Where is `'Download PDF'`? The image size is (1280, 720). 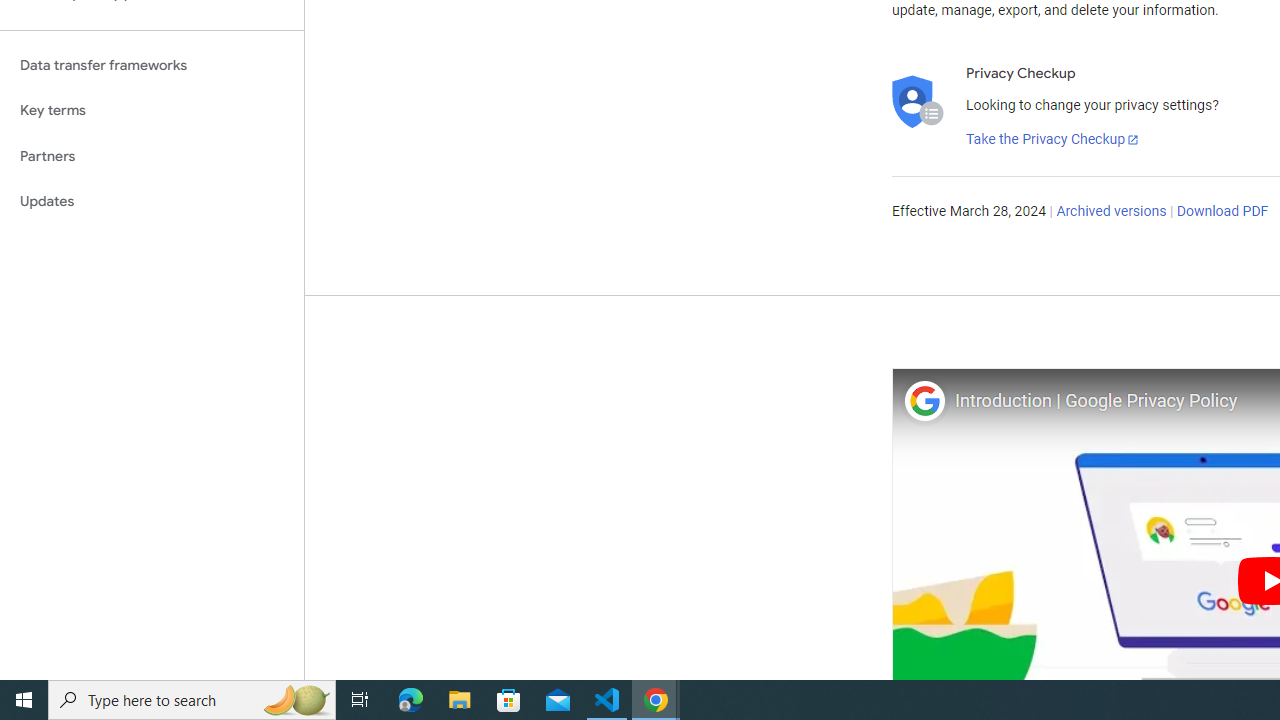 'Download PDF' is located at coordinates (1221, 212).